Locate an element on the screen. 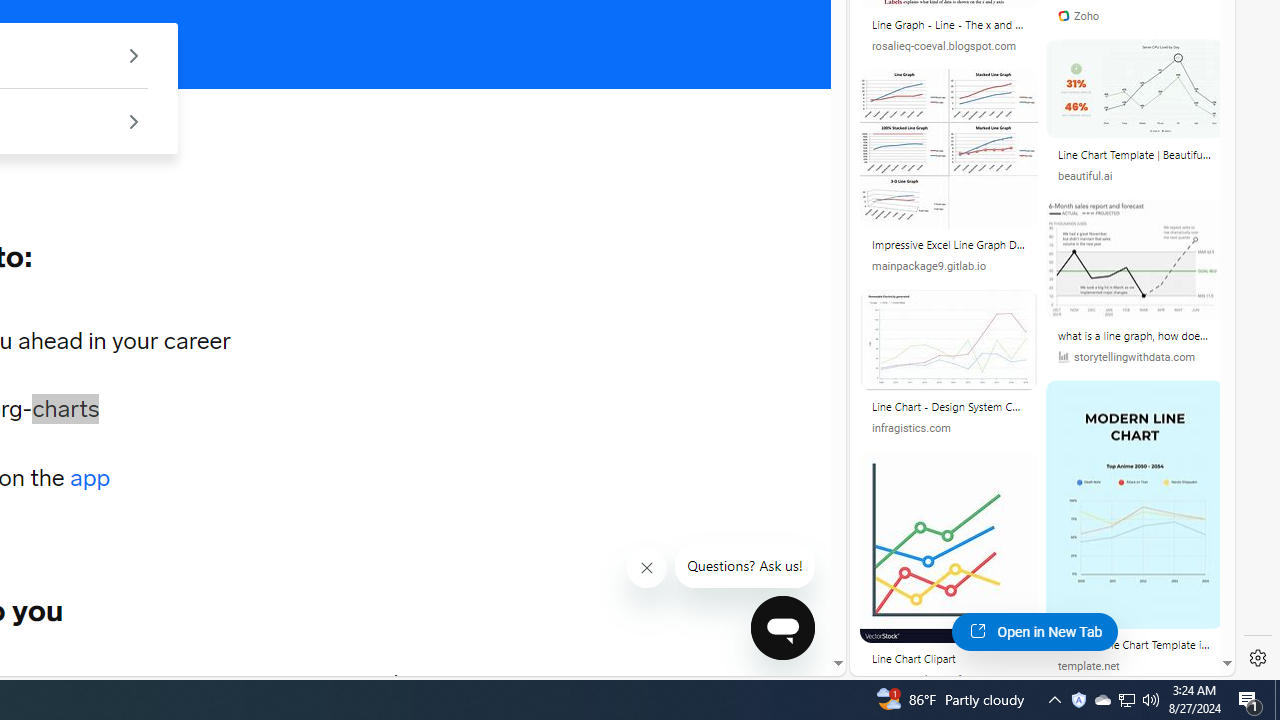 This screenshot has height=720, width=1280. 'Close message from company' is located at coordinates (647, 568).